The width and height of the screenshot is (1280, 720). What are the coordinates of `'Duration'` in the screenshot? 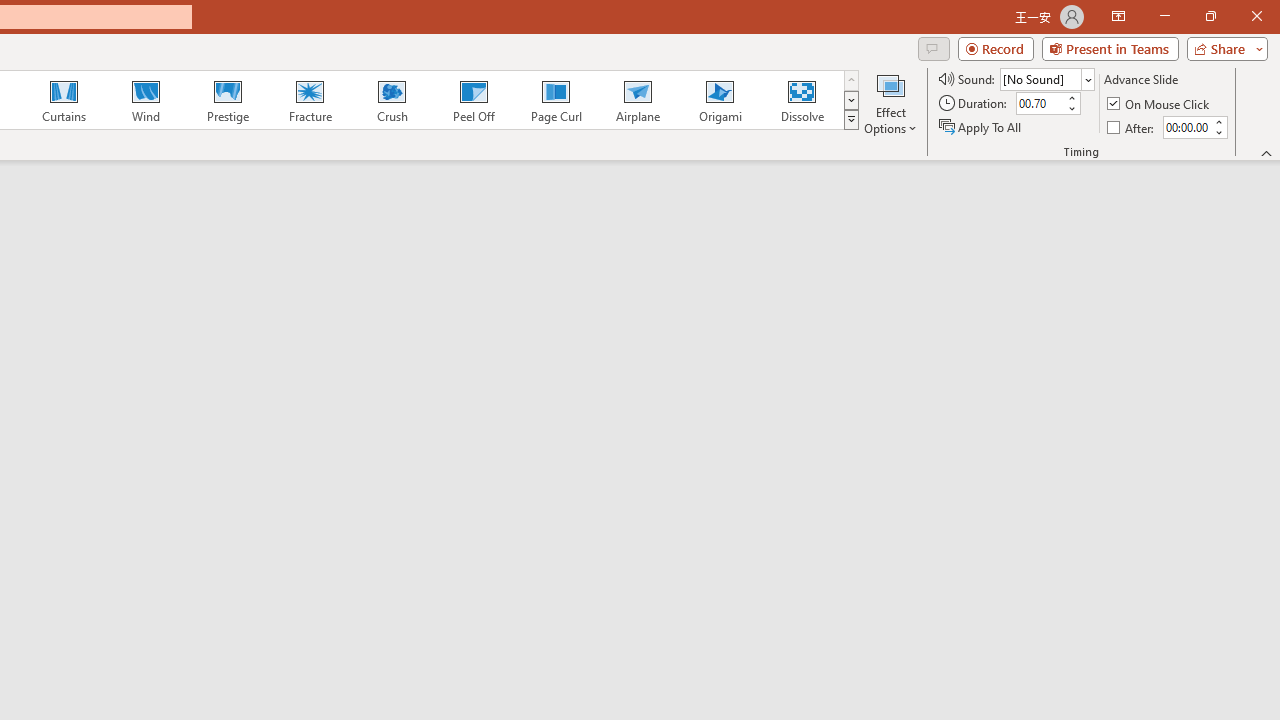 It's located at (1040, 103).